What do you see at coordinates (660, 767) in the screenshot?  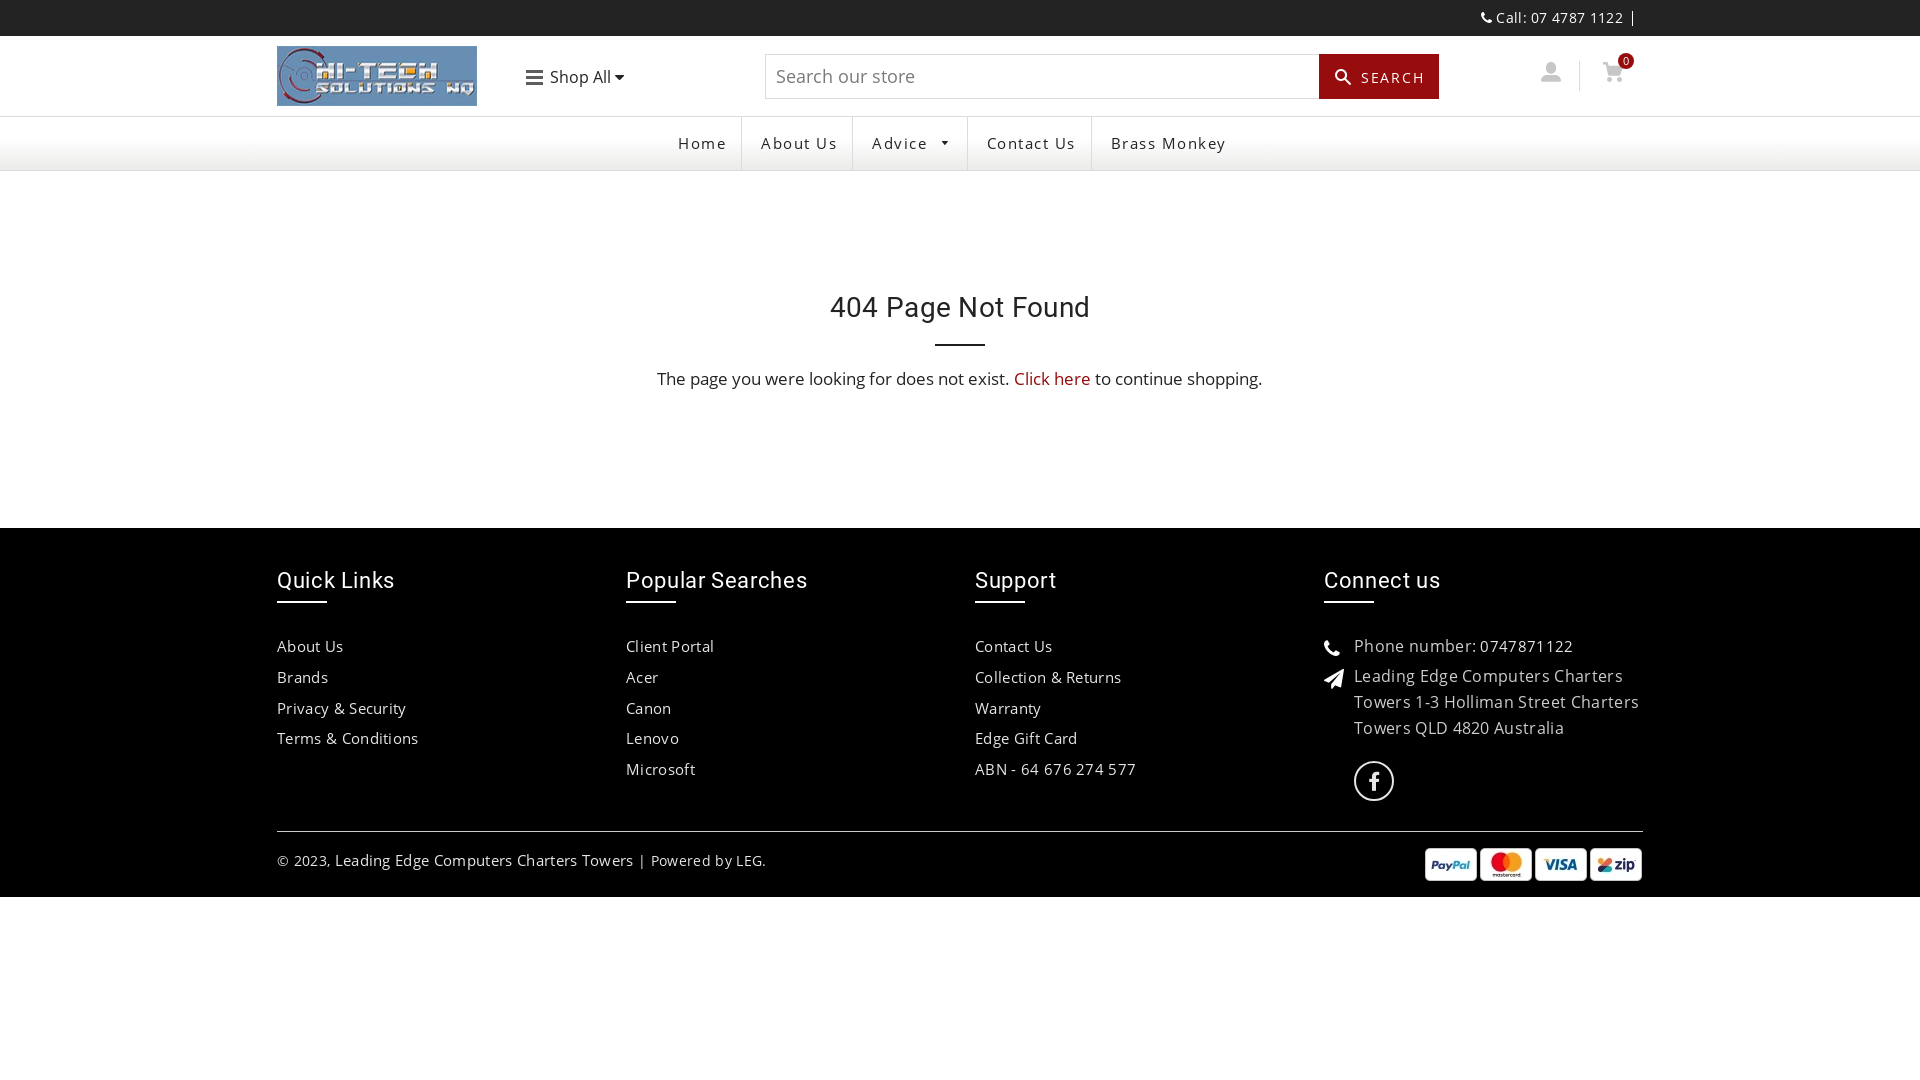 I see `'Microsoft'` at bounding box center [660, 767].